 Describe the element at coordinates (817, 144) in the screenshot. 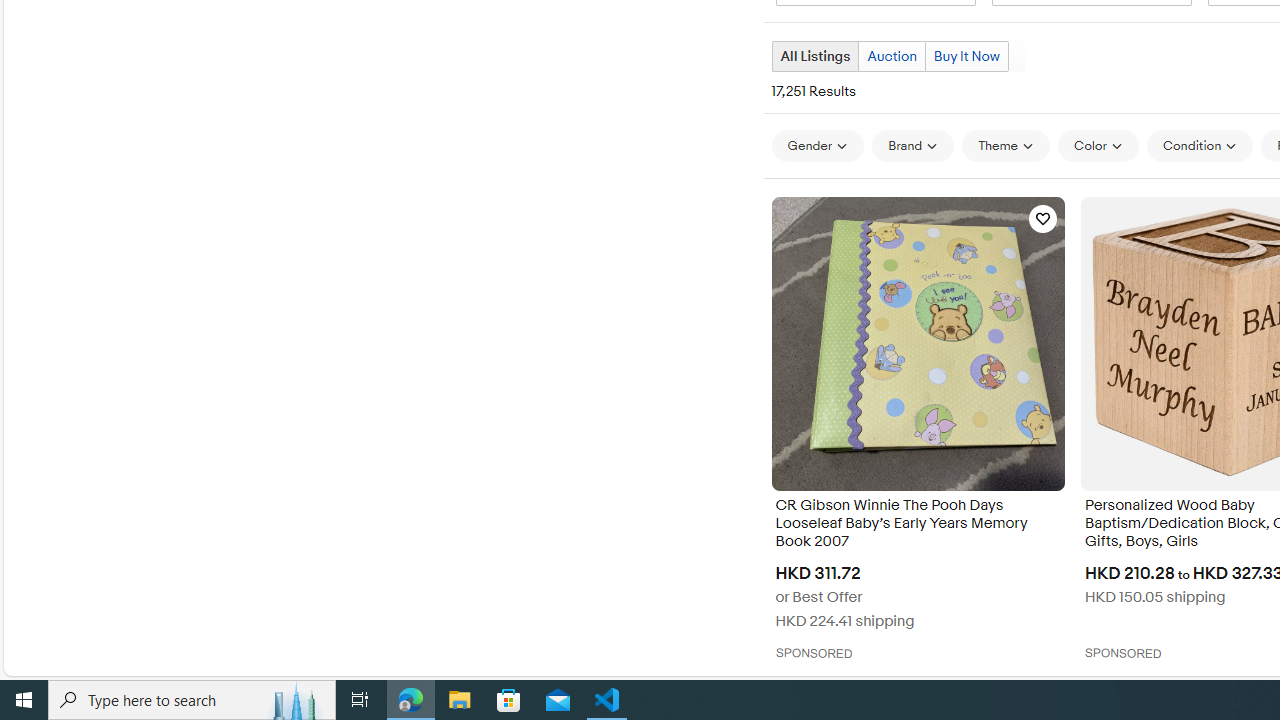

I see `'Gender'` at that location.